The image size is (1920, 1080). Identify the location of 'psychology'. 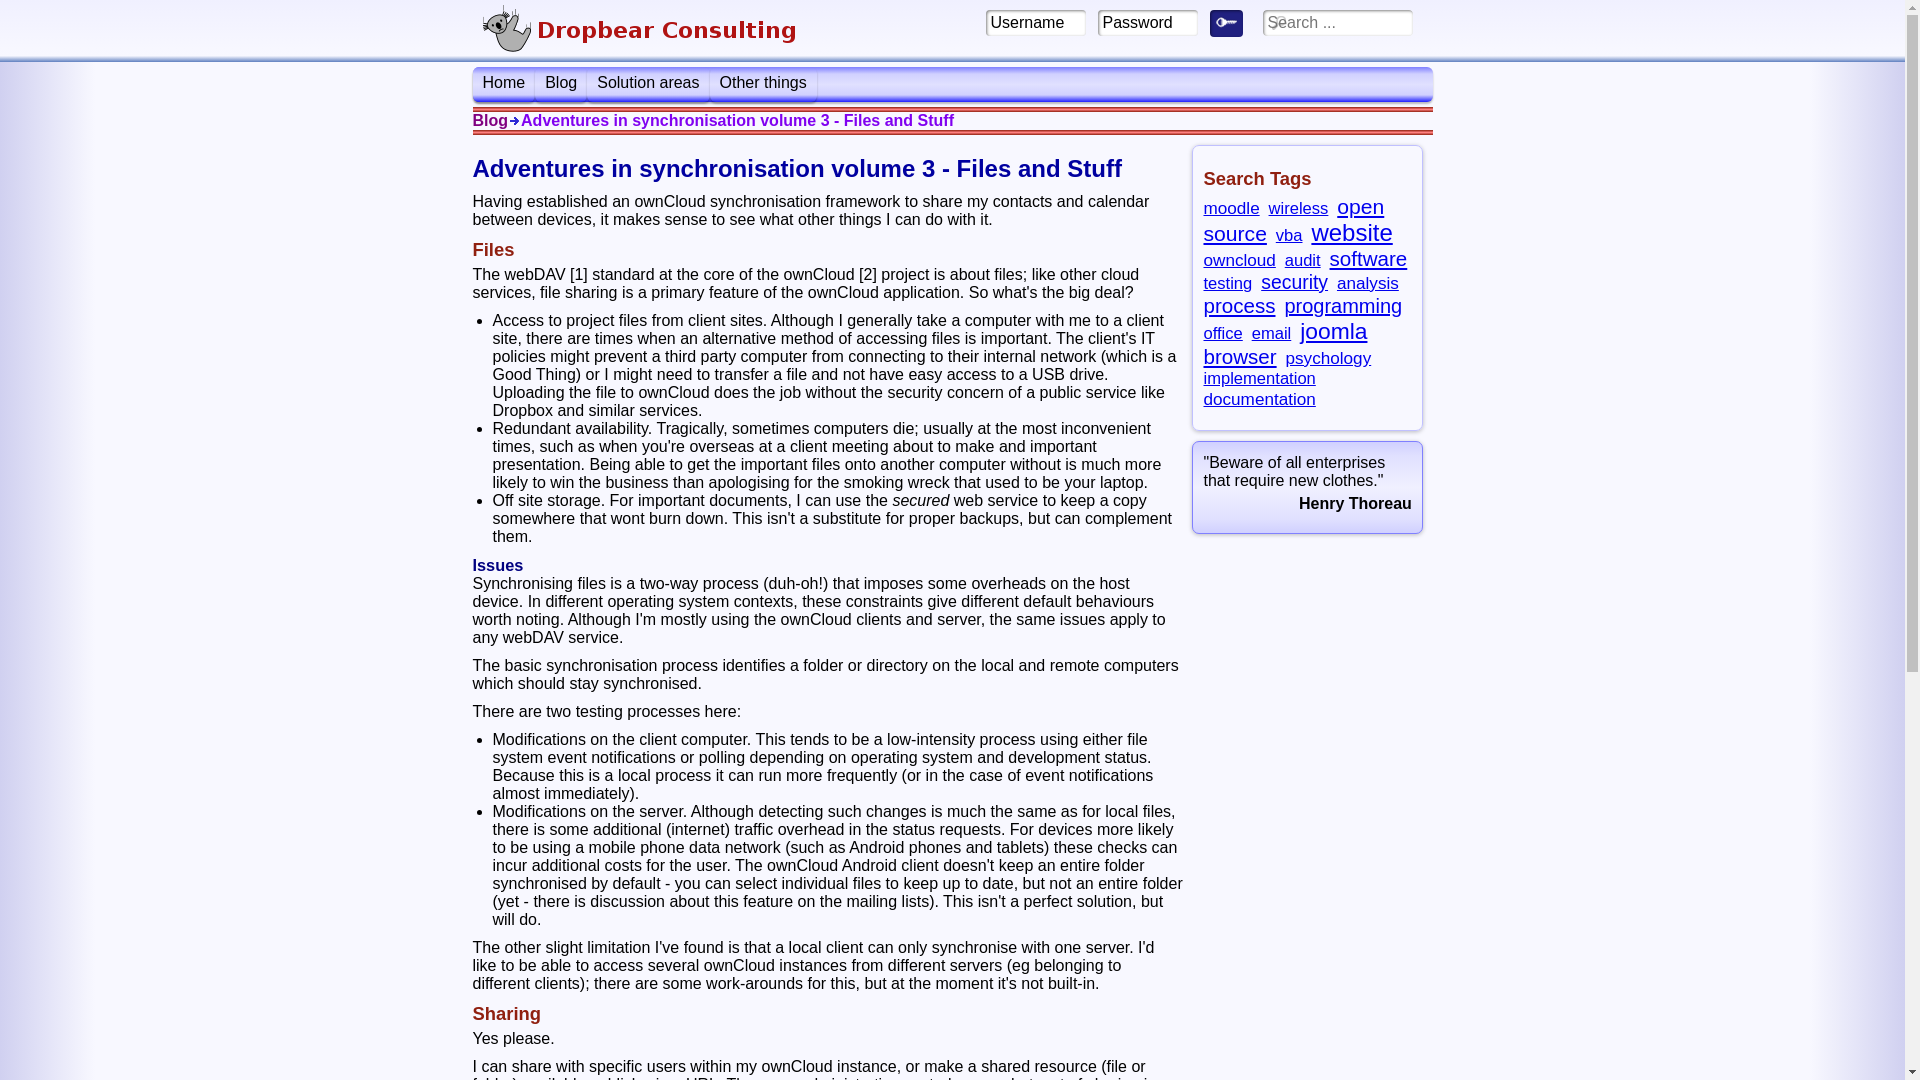
(1329, 357).